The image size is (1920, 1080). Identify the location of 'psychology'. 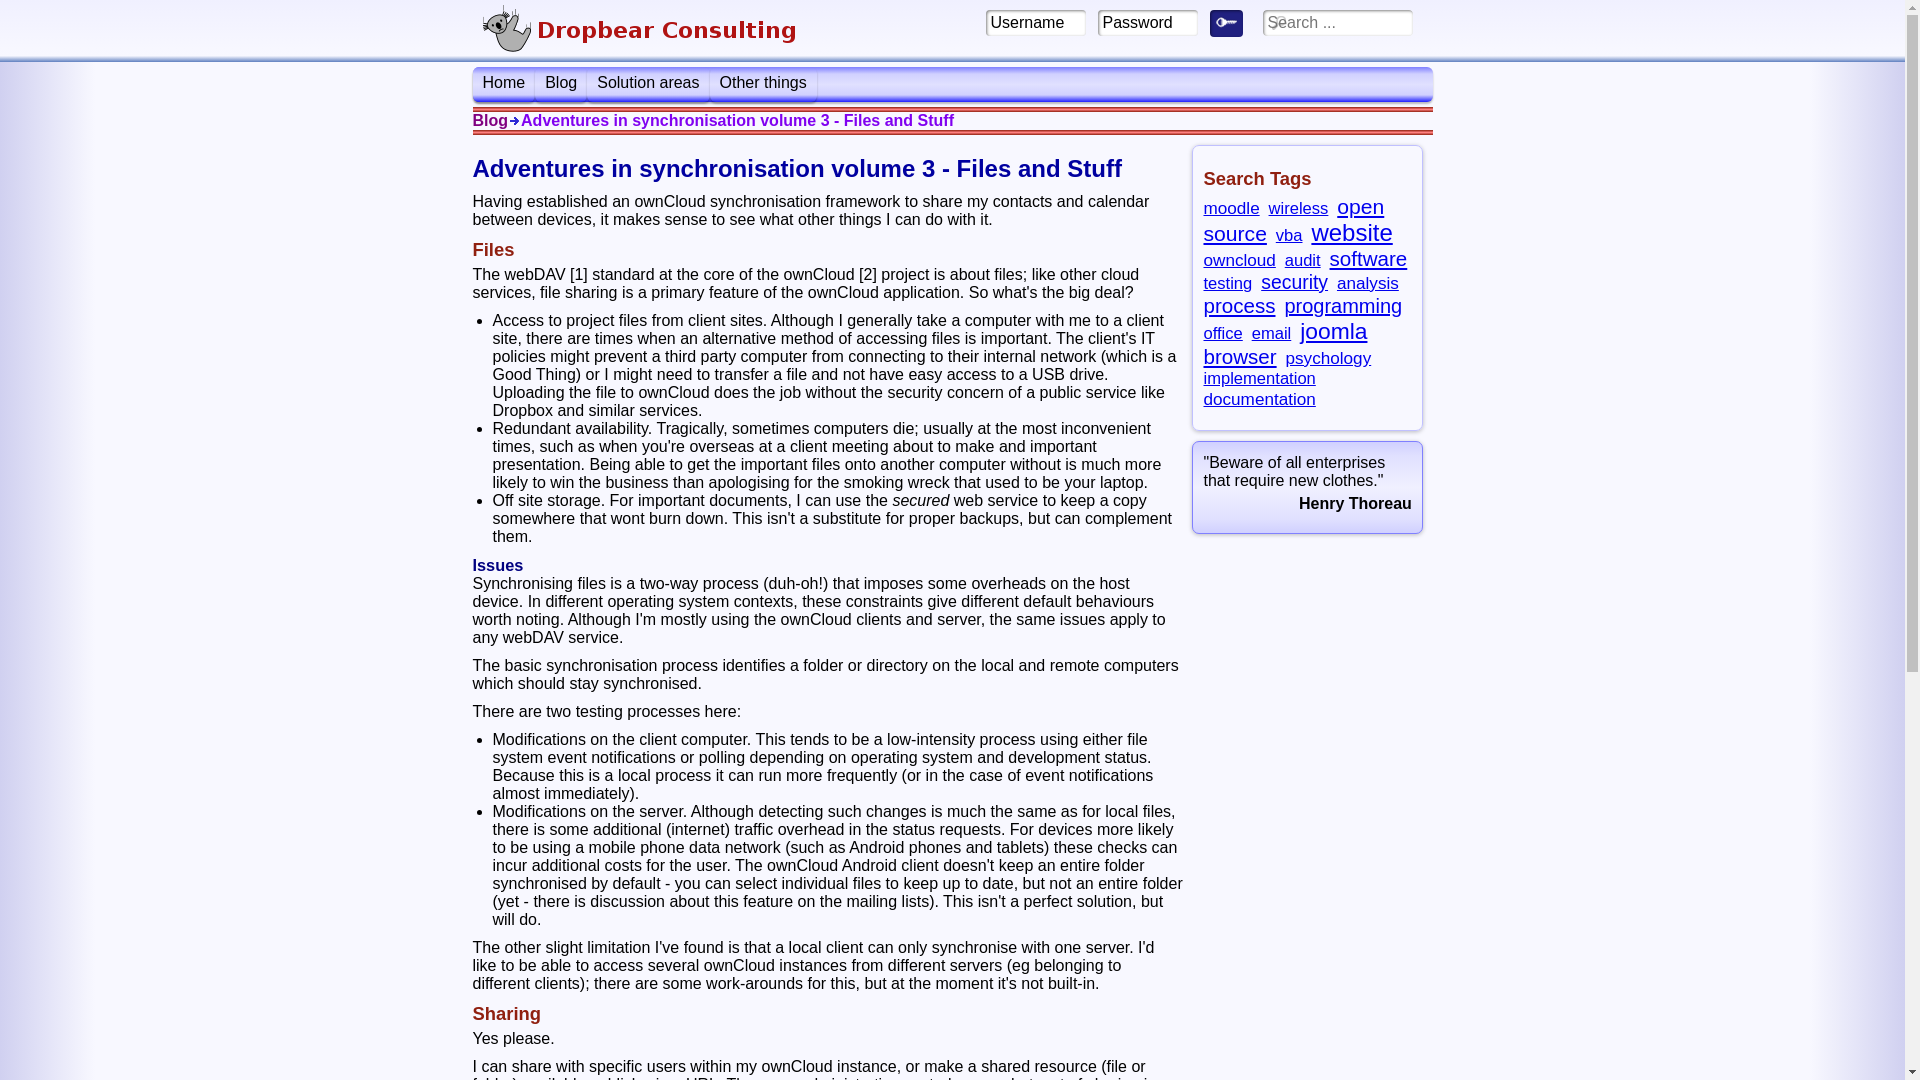
(1329, 357).